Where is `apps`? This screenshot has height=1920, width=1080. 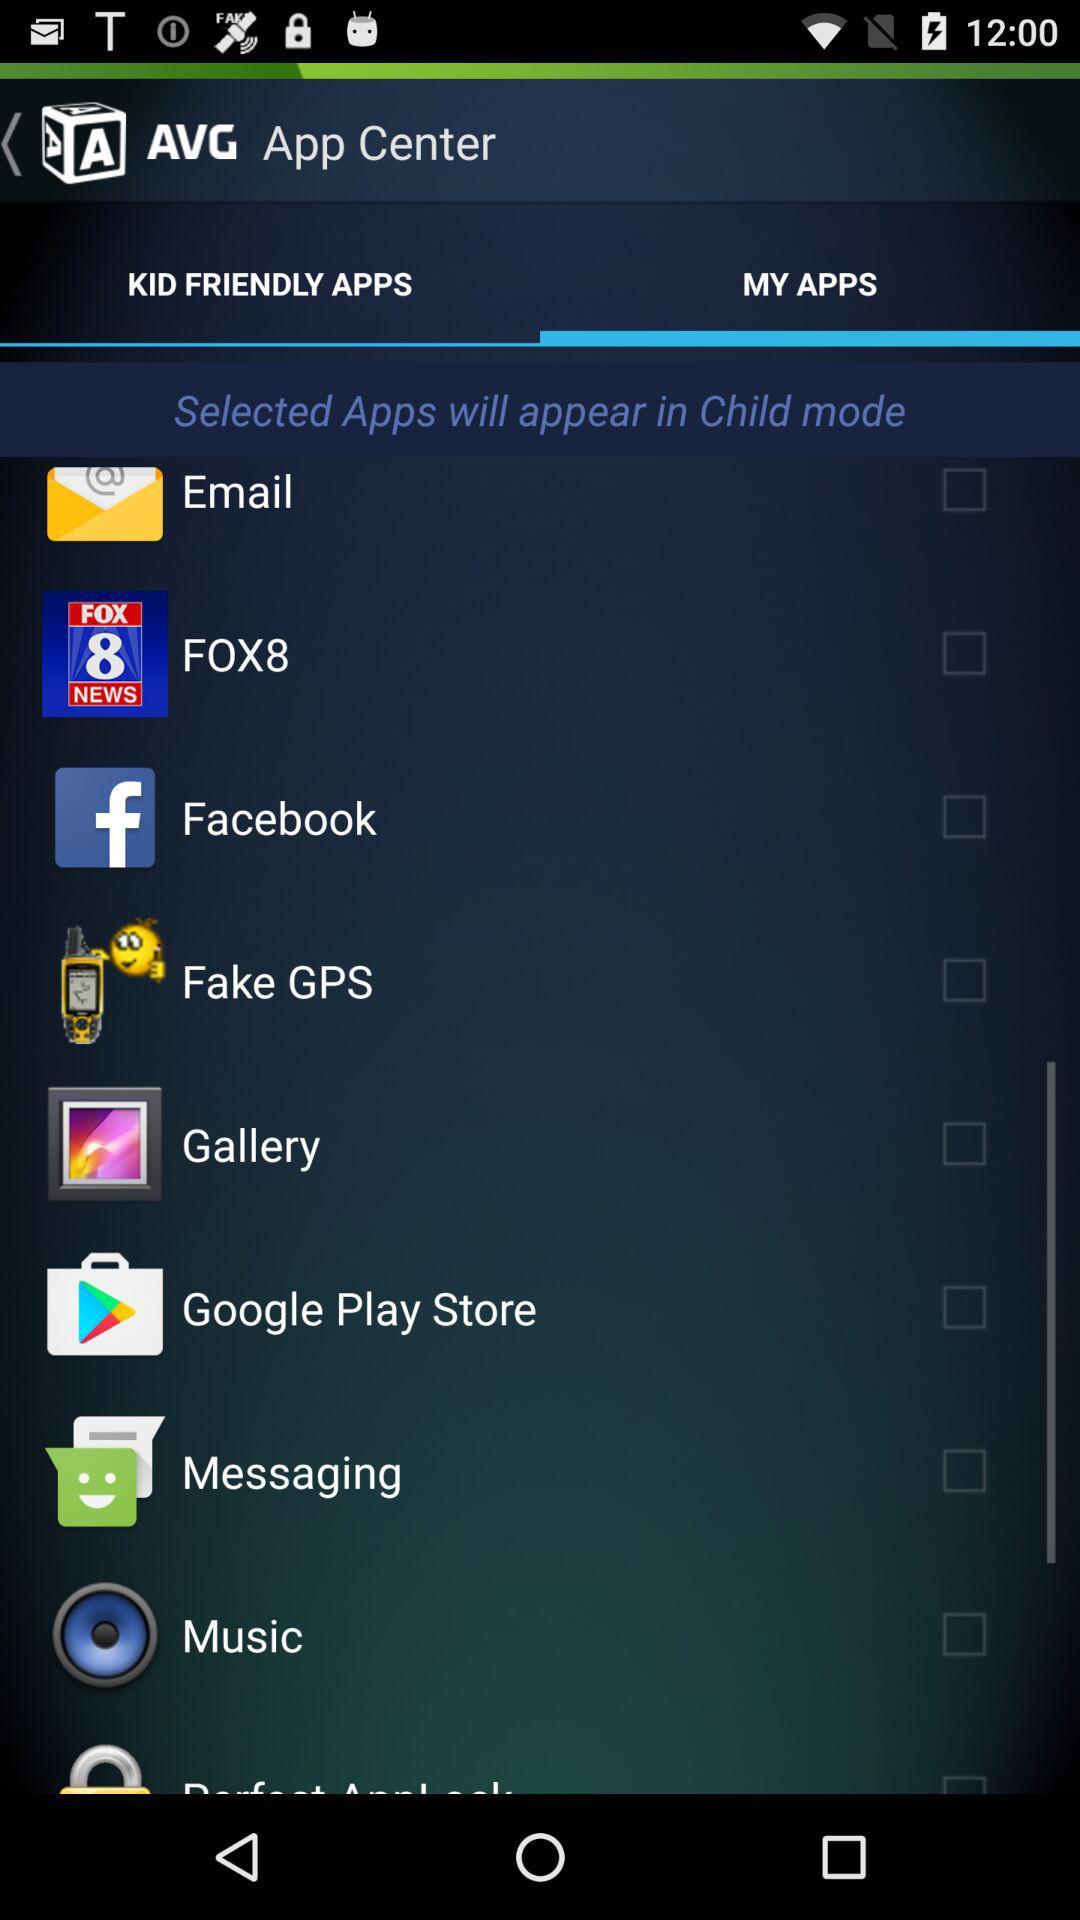 apps is located at coordinates (993, 498).